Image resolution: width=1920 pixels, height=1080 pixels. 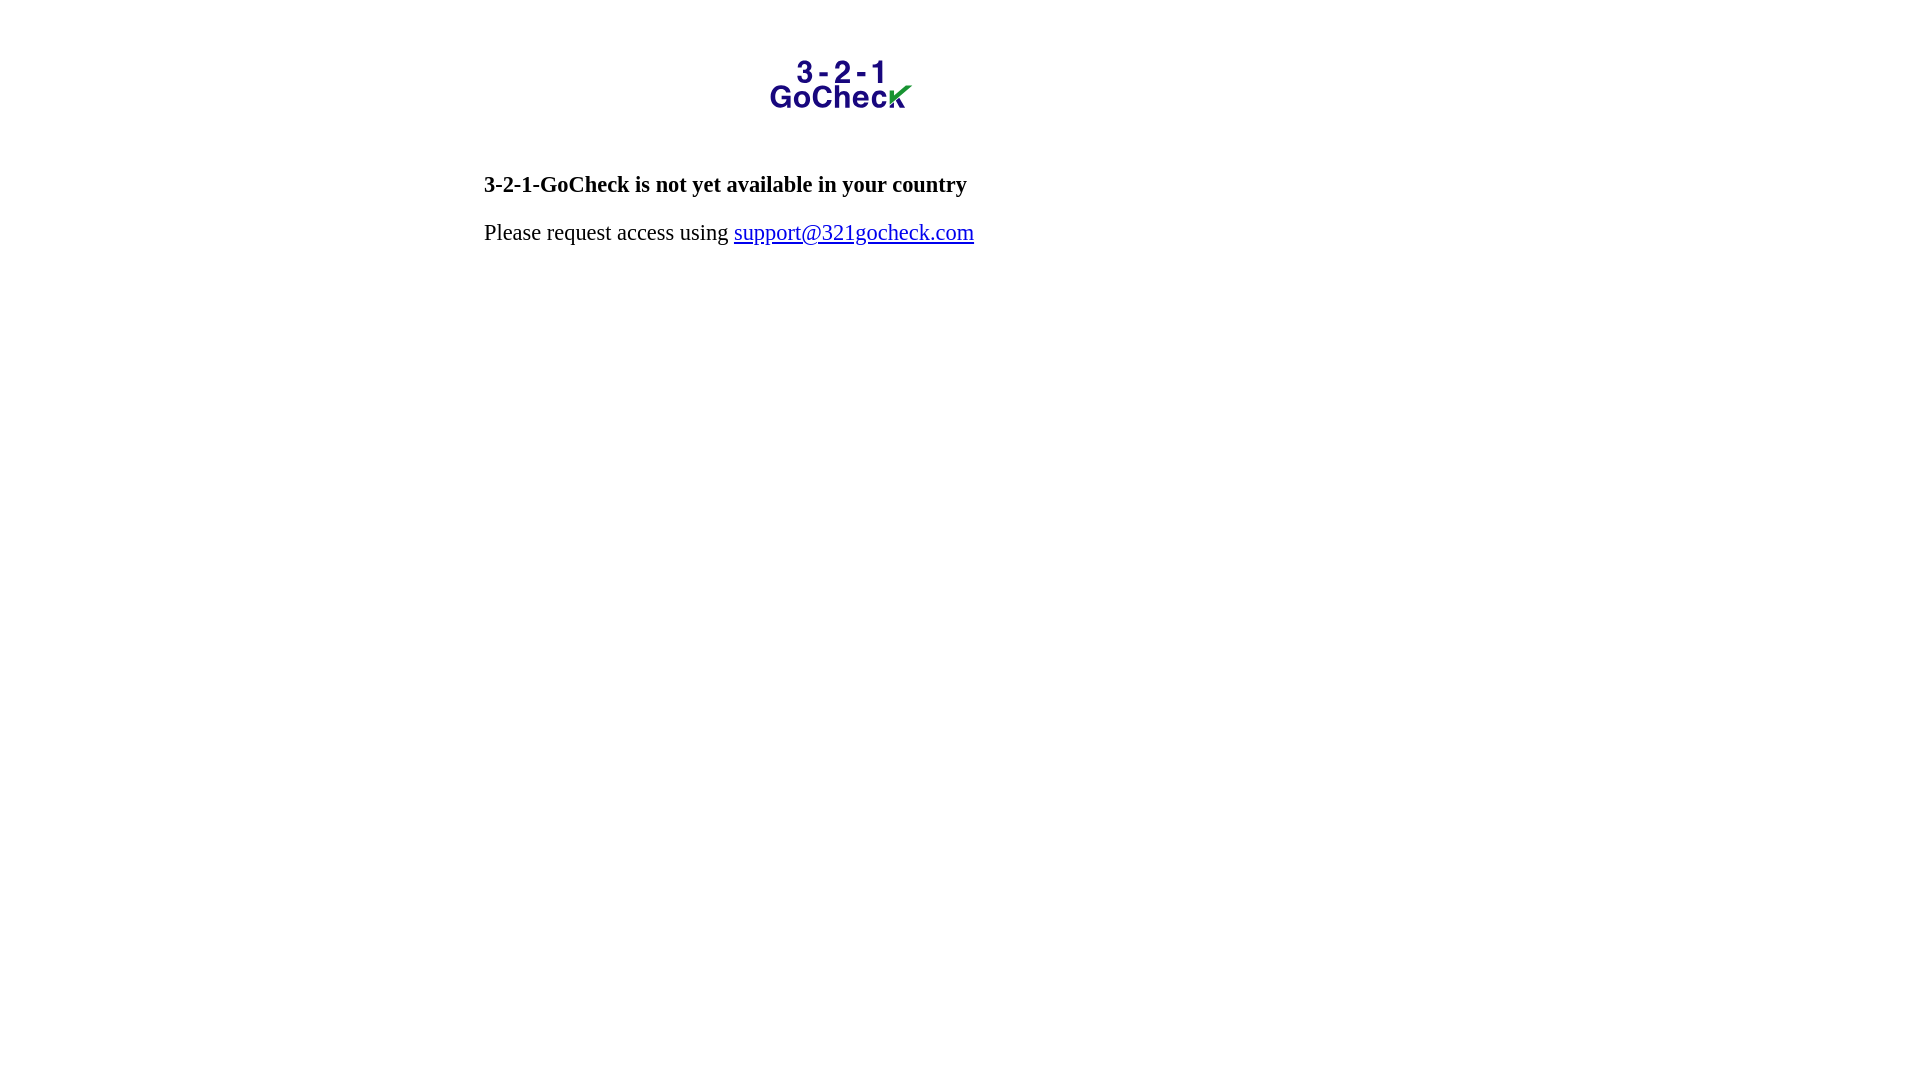 What do you see at coordinates (854, 231) in the screenshot?
I see `'support@321gocheck.com'` at bounding box center [854, 231].